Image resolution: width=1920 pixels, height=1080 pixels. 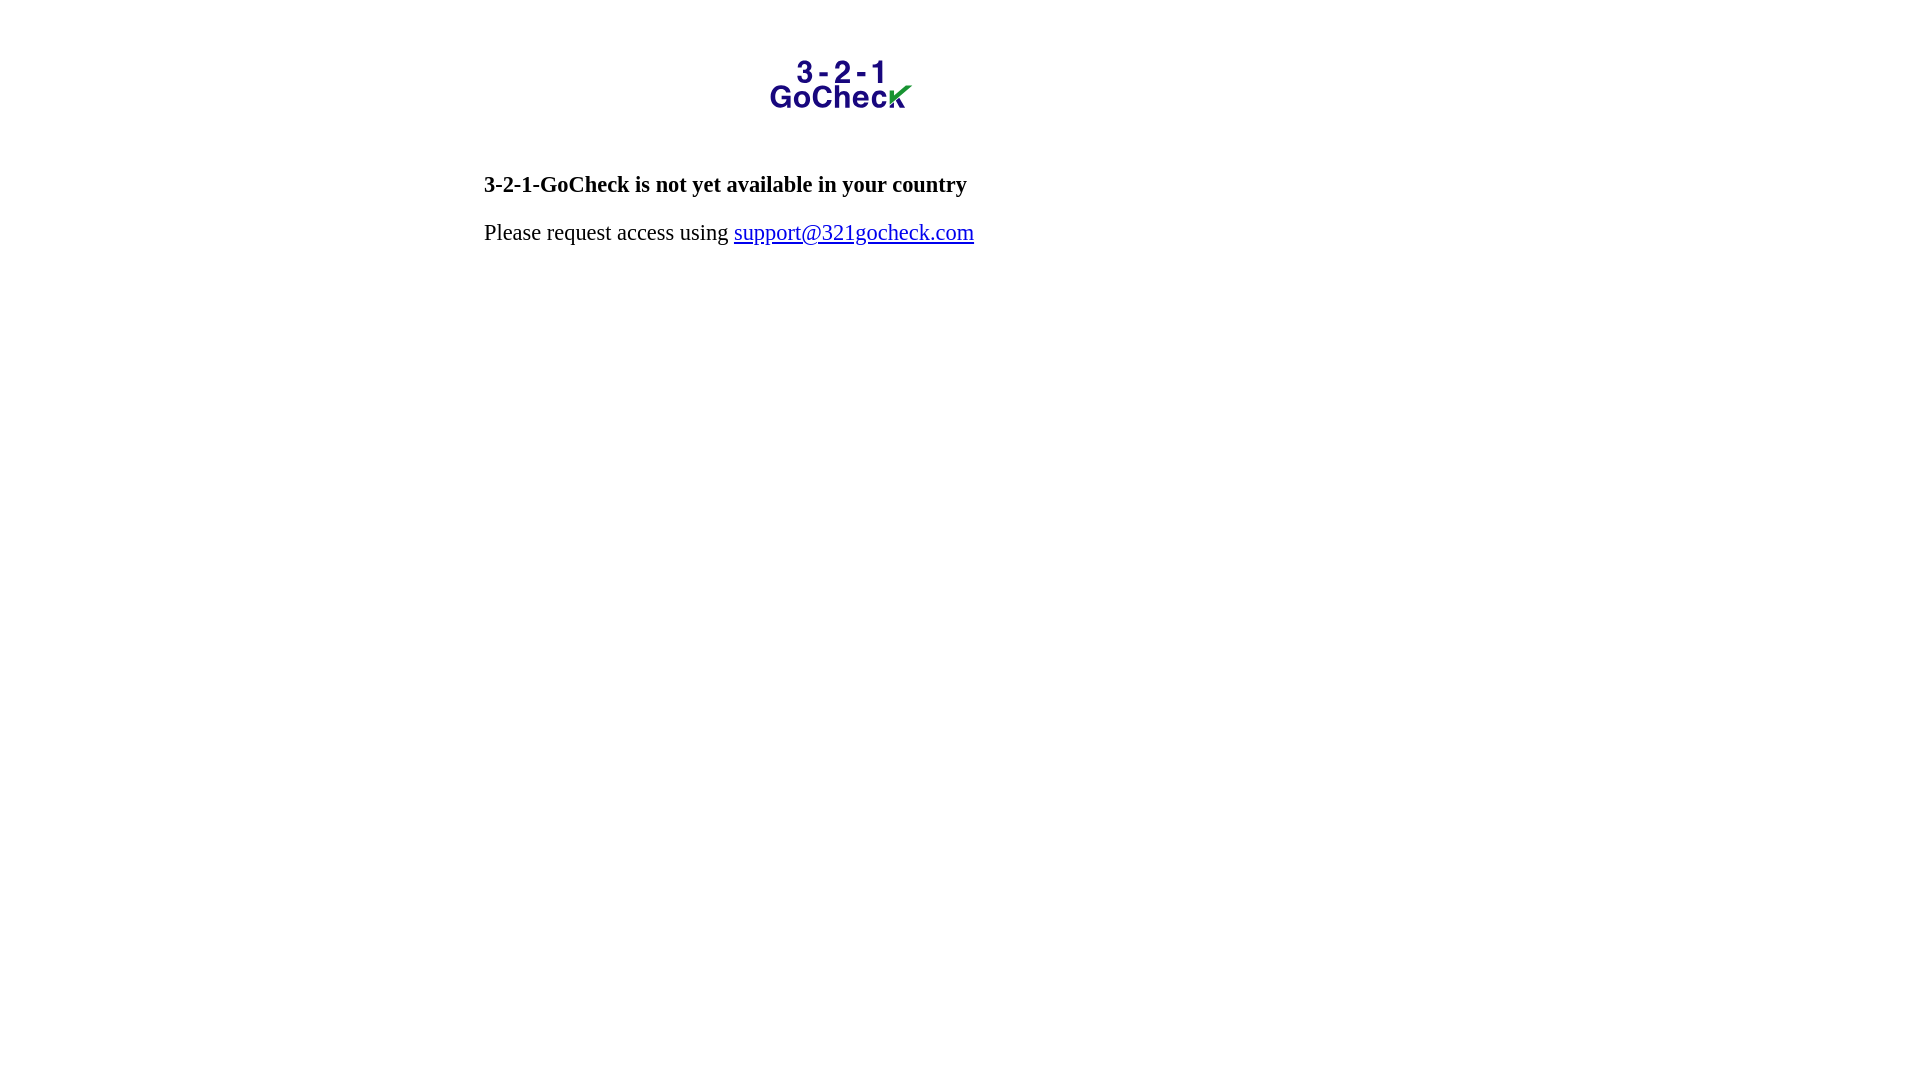 What do you see at coordinates (854, 231) in the screenshot?
I see `'support@321gocheck.com'` at bounding box center [854, 231].